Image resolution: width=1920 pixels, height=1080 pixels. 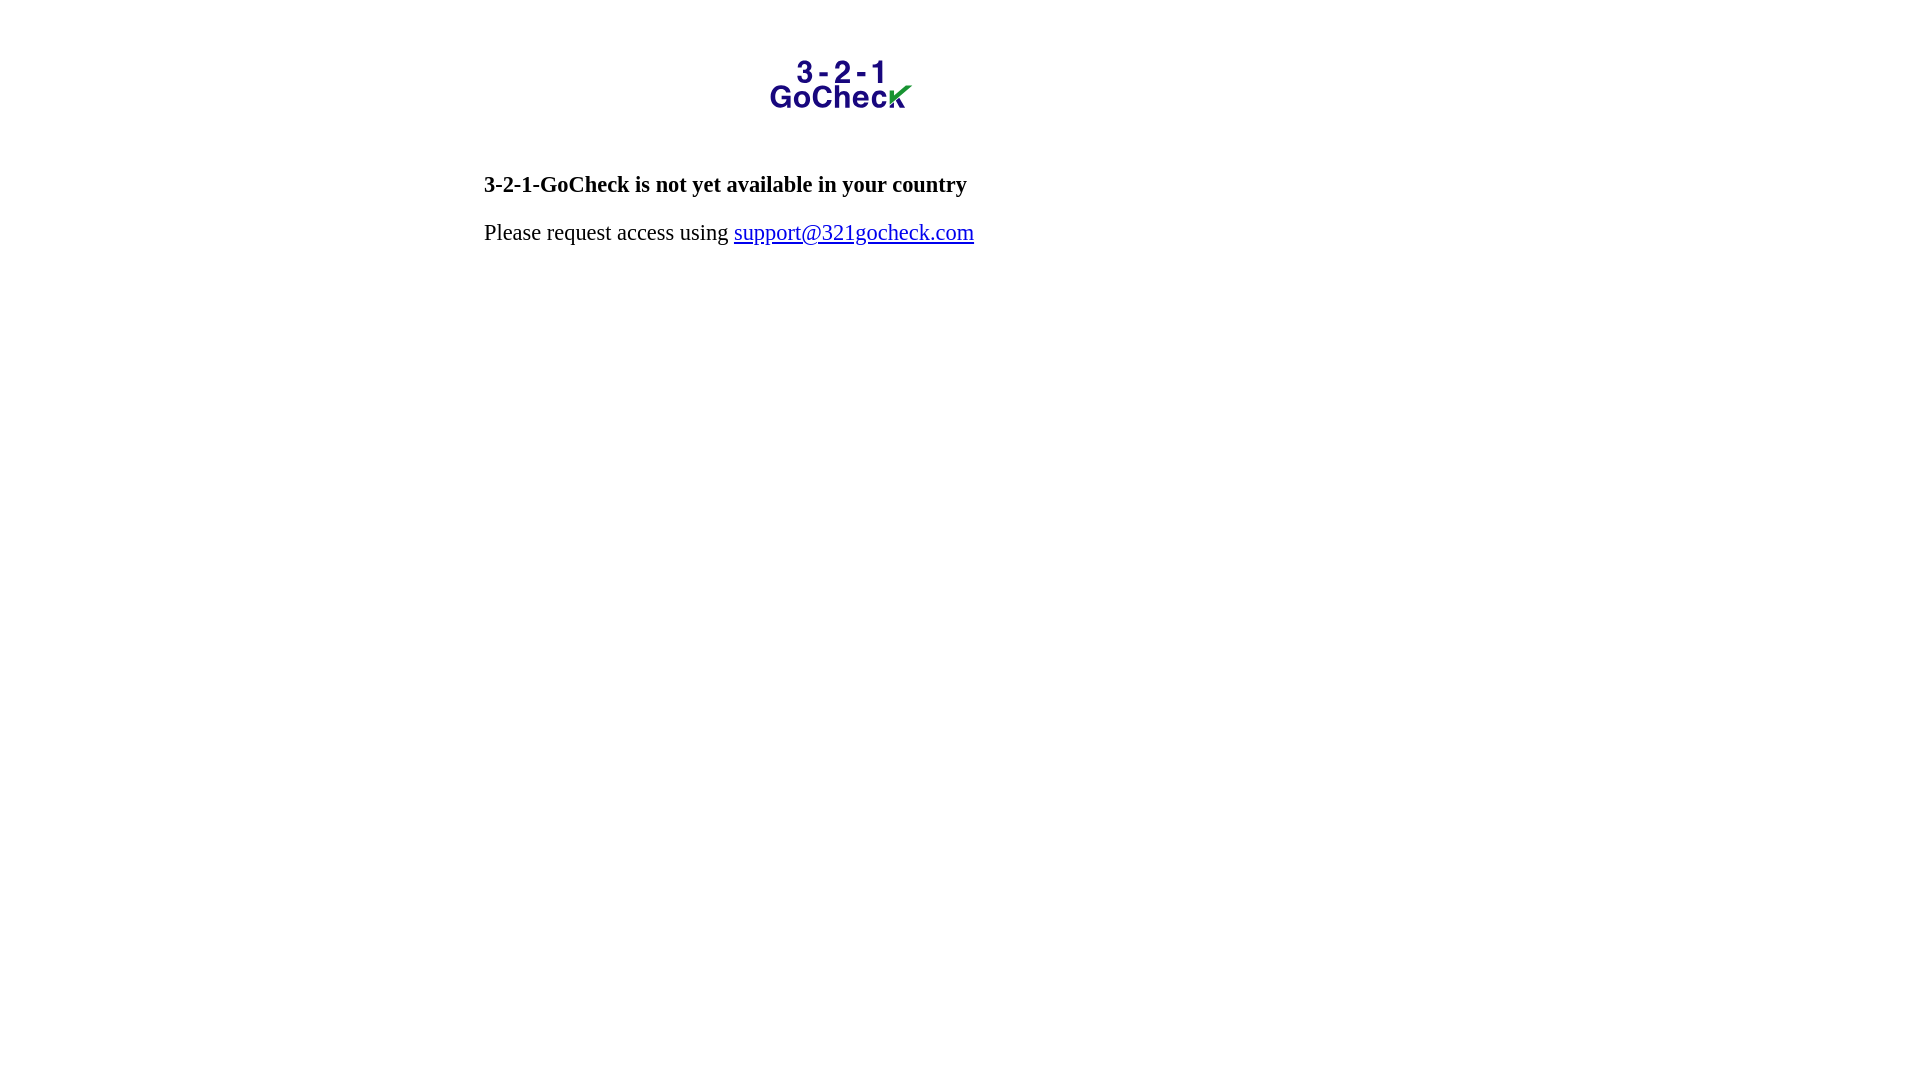 What do you see at coordinates (854, 231) in the screenshot?
I see `'support@321gocheck.com'` at bounding box center [854, 231].